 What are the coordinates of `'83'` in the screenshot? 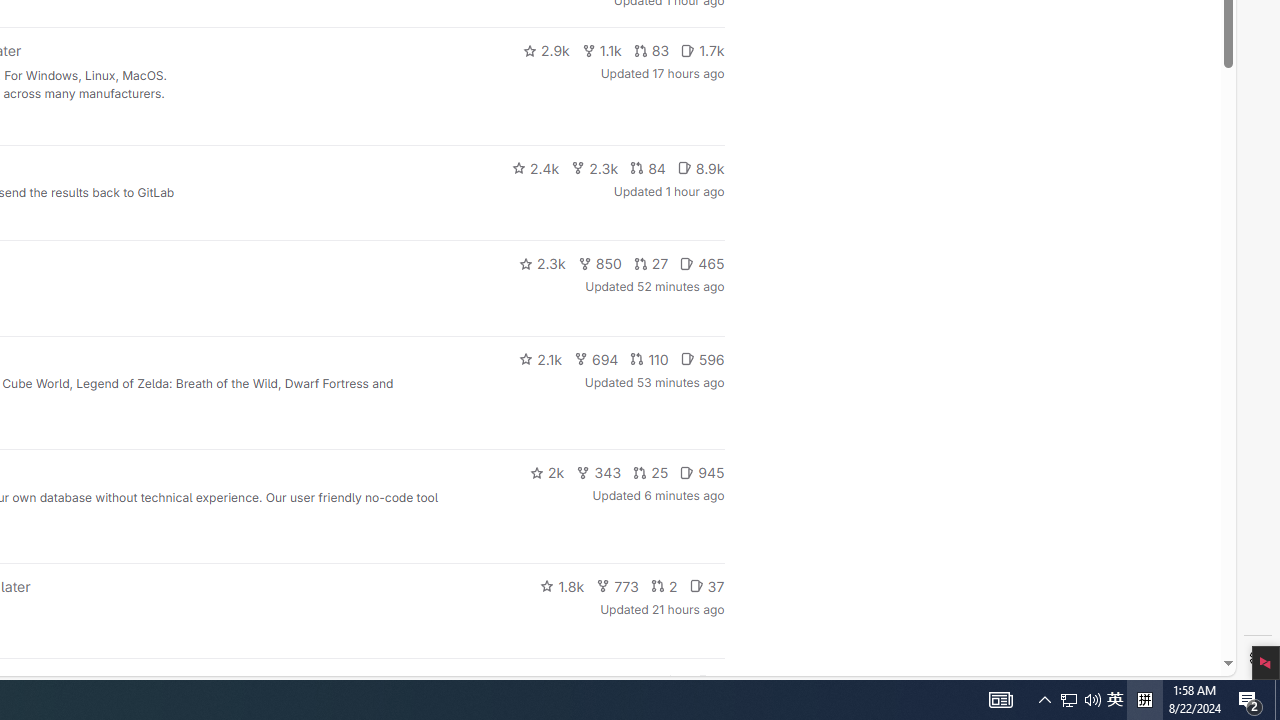 It's located at (651, 50).